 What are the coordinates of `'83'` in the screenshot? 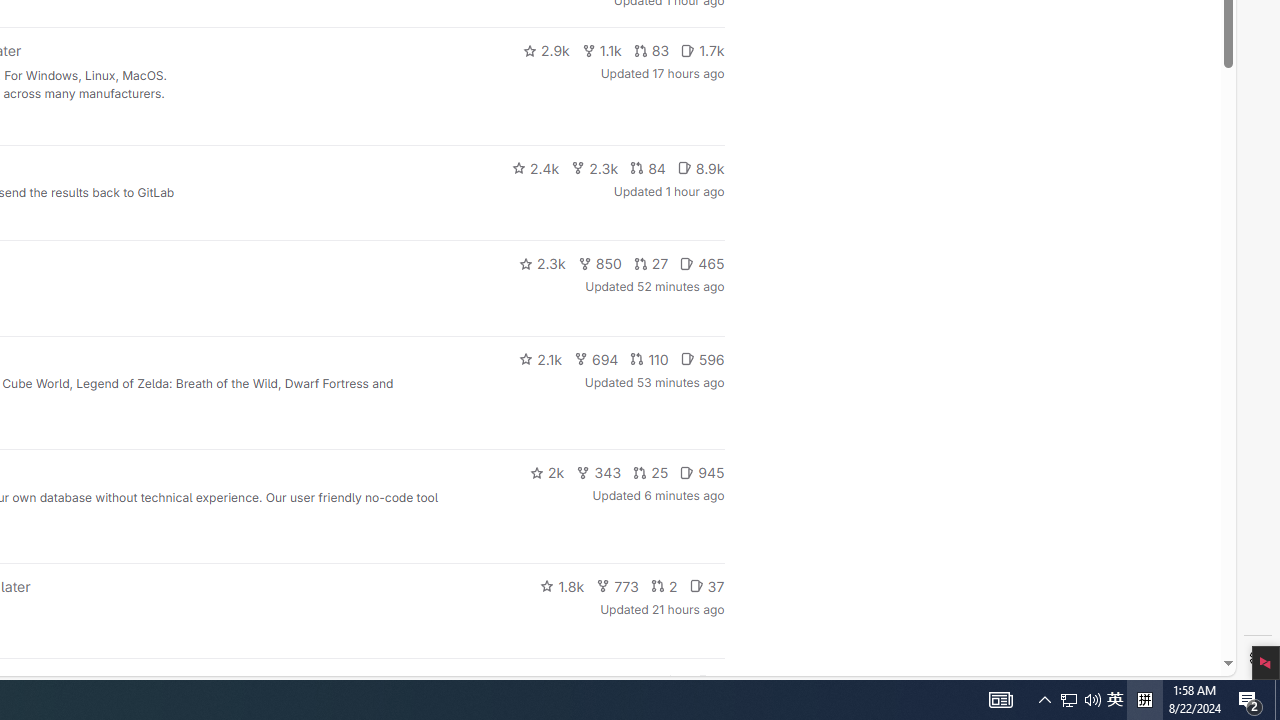 It's located at (651, 50).